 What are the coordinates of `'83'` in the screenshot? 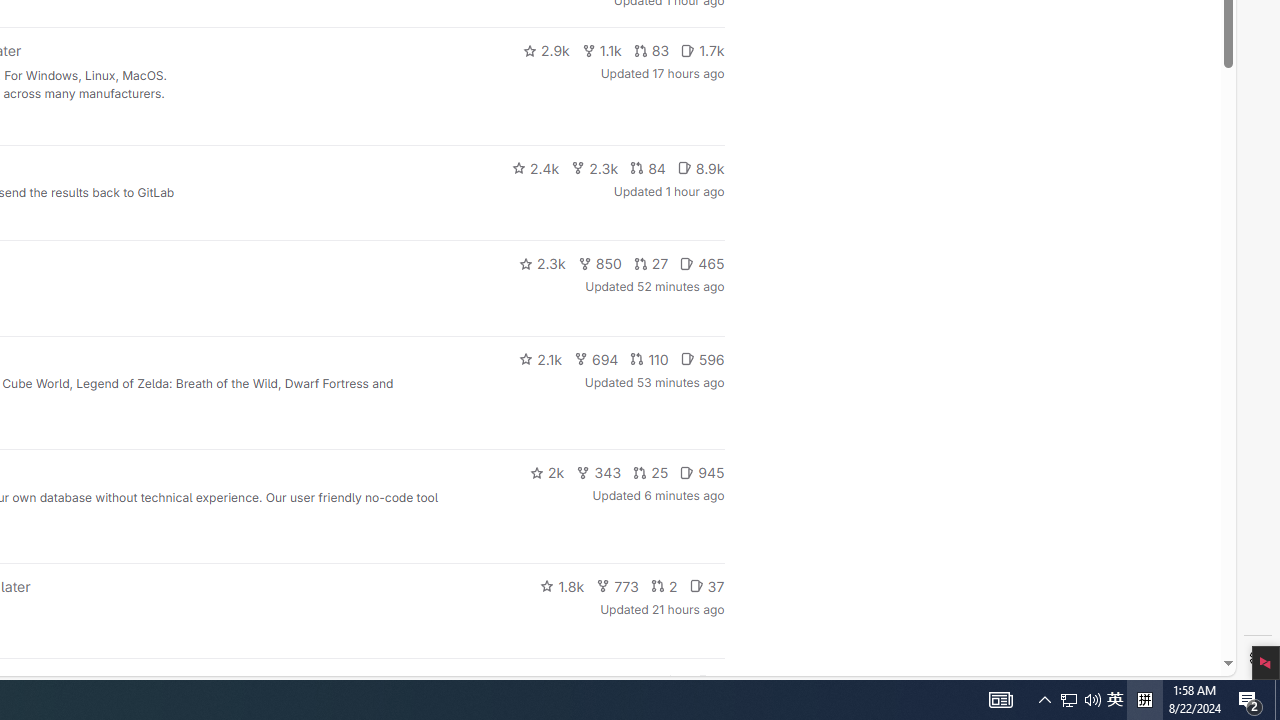 It's located at (651, 50).